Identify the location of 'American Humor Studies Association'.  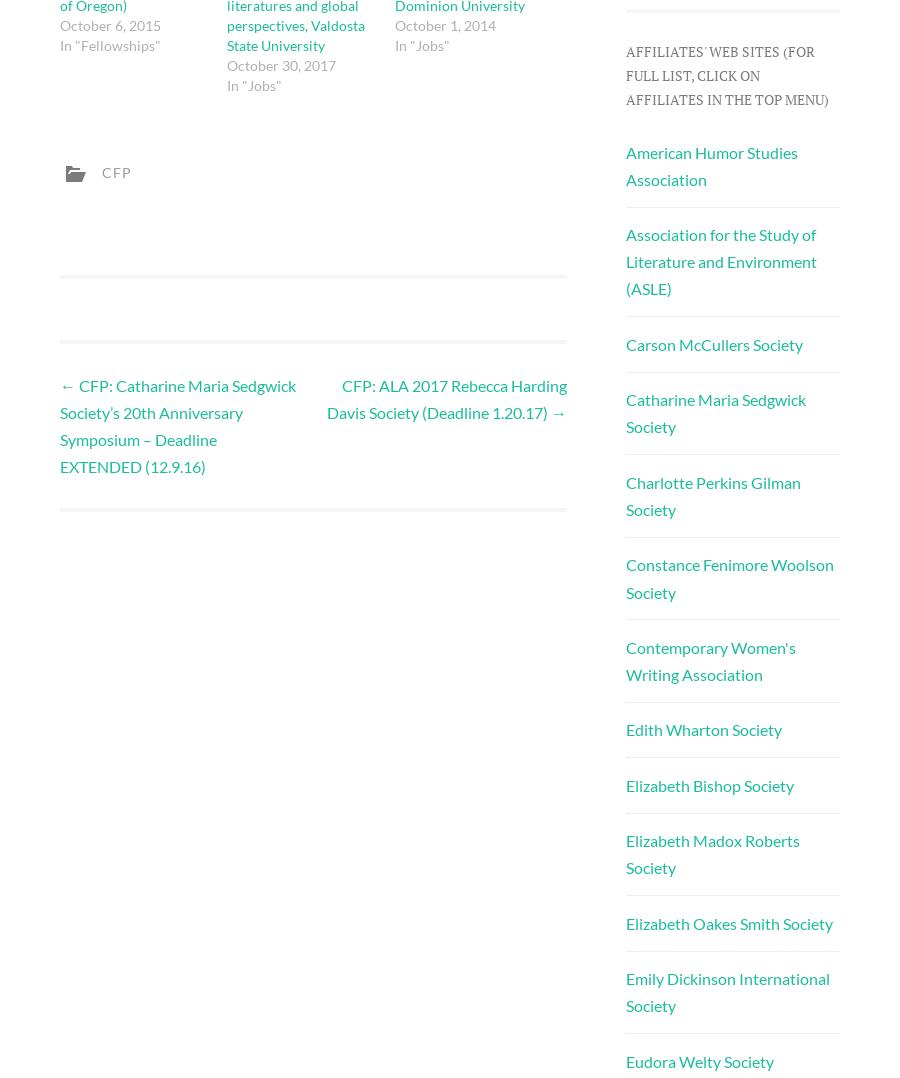
(710, 164).